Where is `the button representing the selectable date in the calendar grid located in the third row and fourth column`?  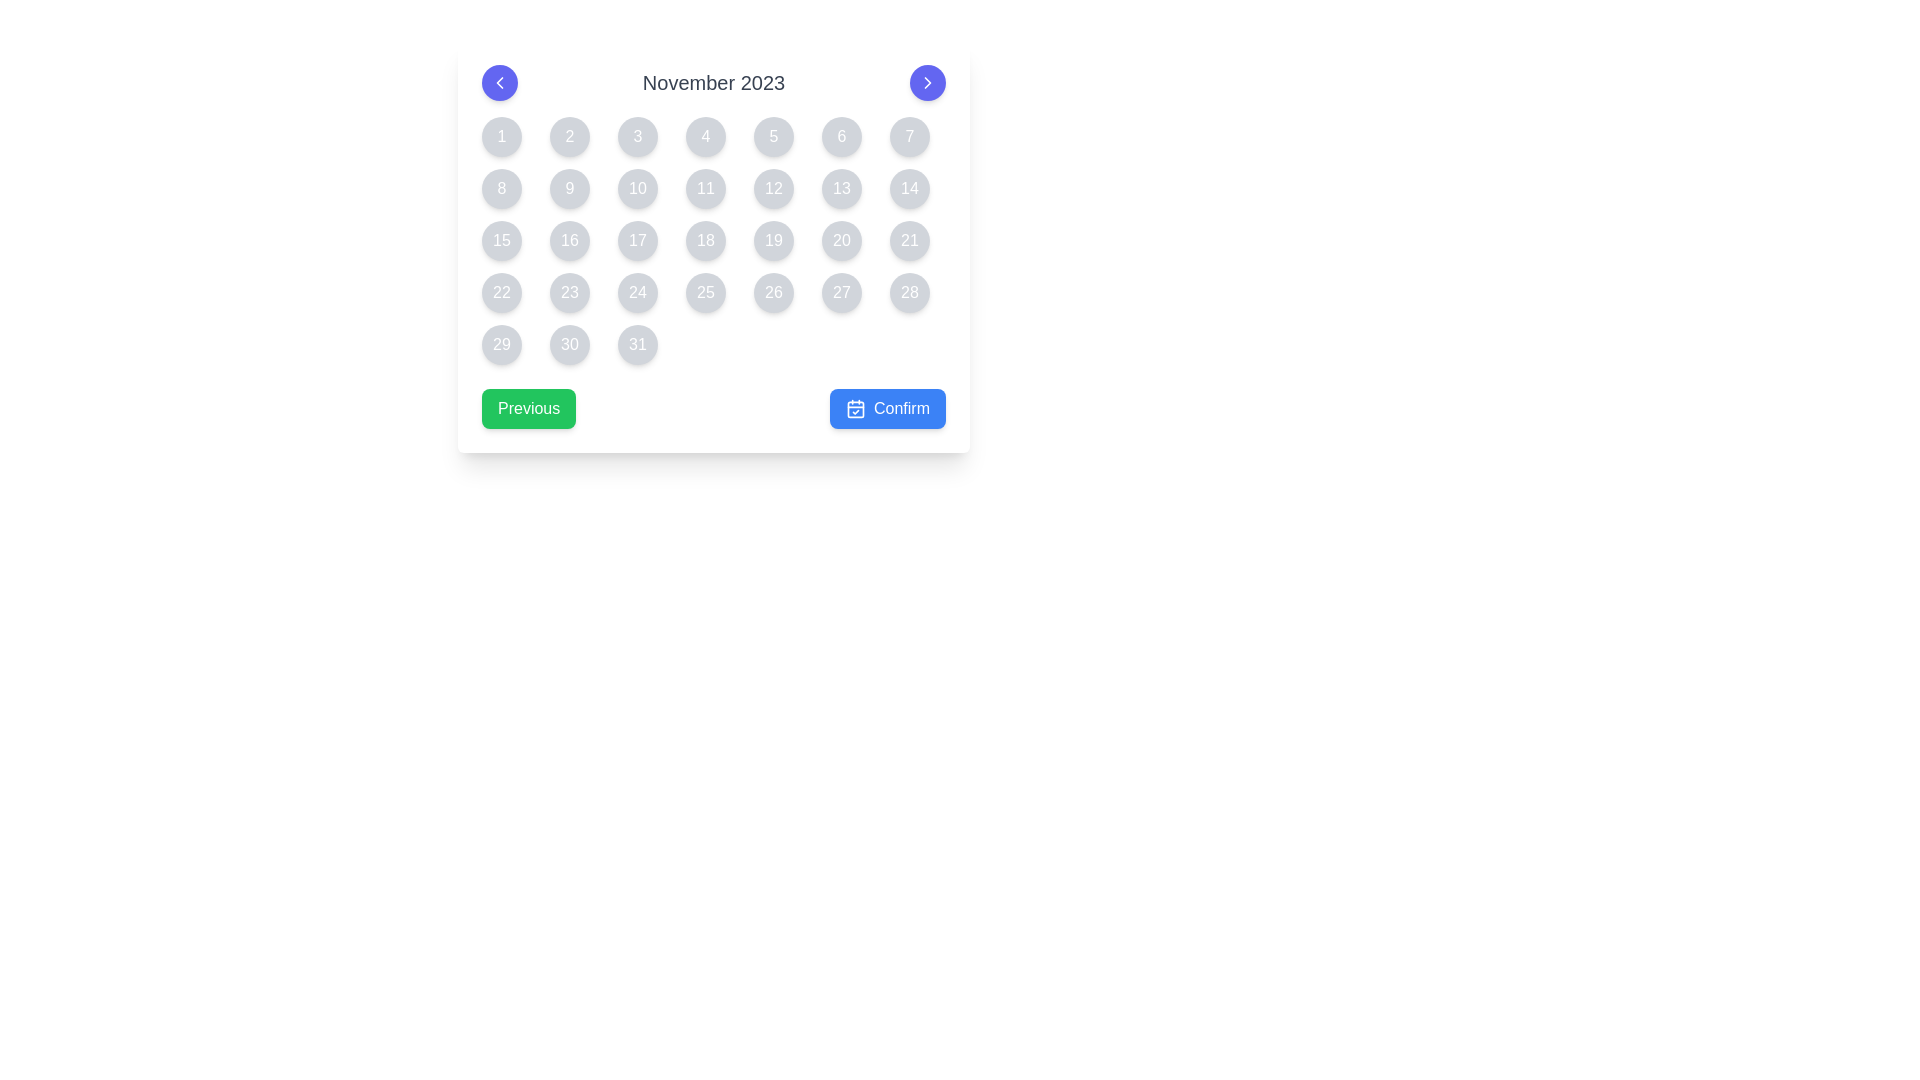
the button representing the selectable date in the calendar grid located in the third row and fourth column is located at coordinates (637, 239).